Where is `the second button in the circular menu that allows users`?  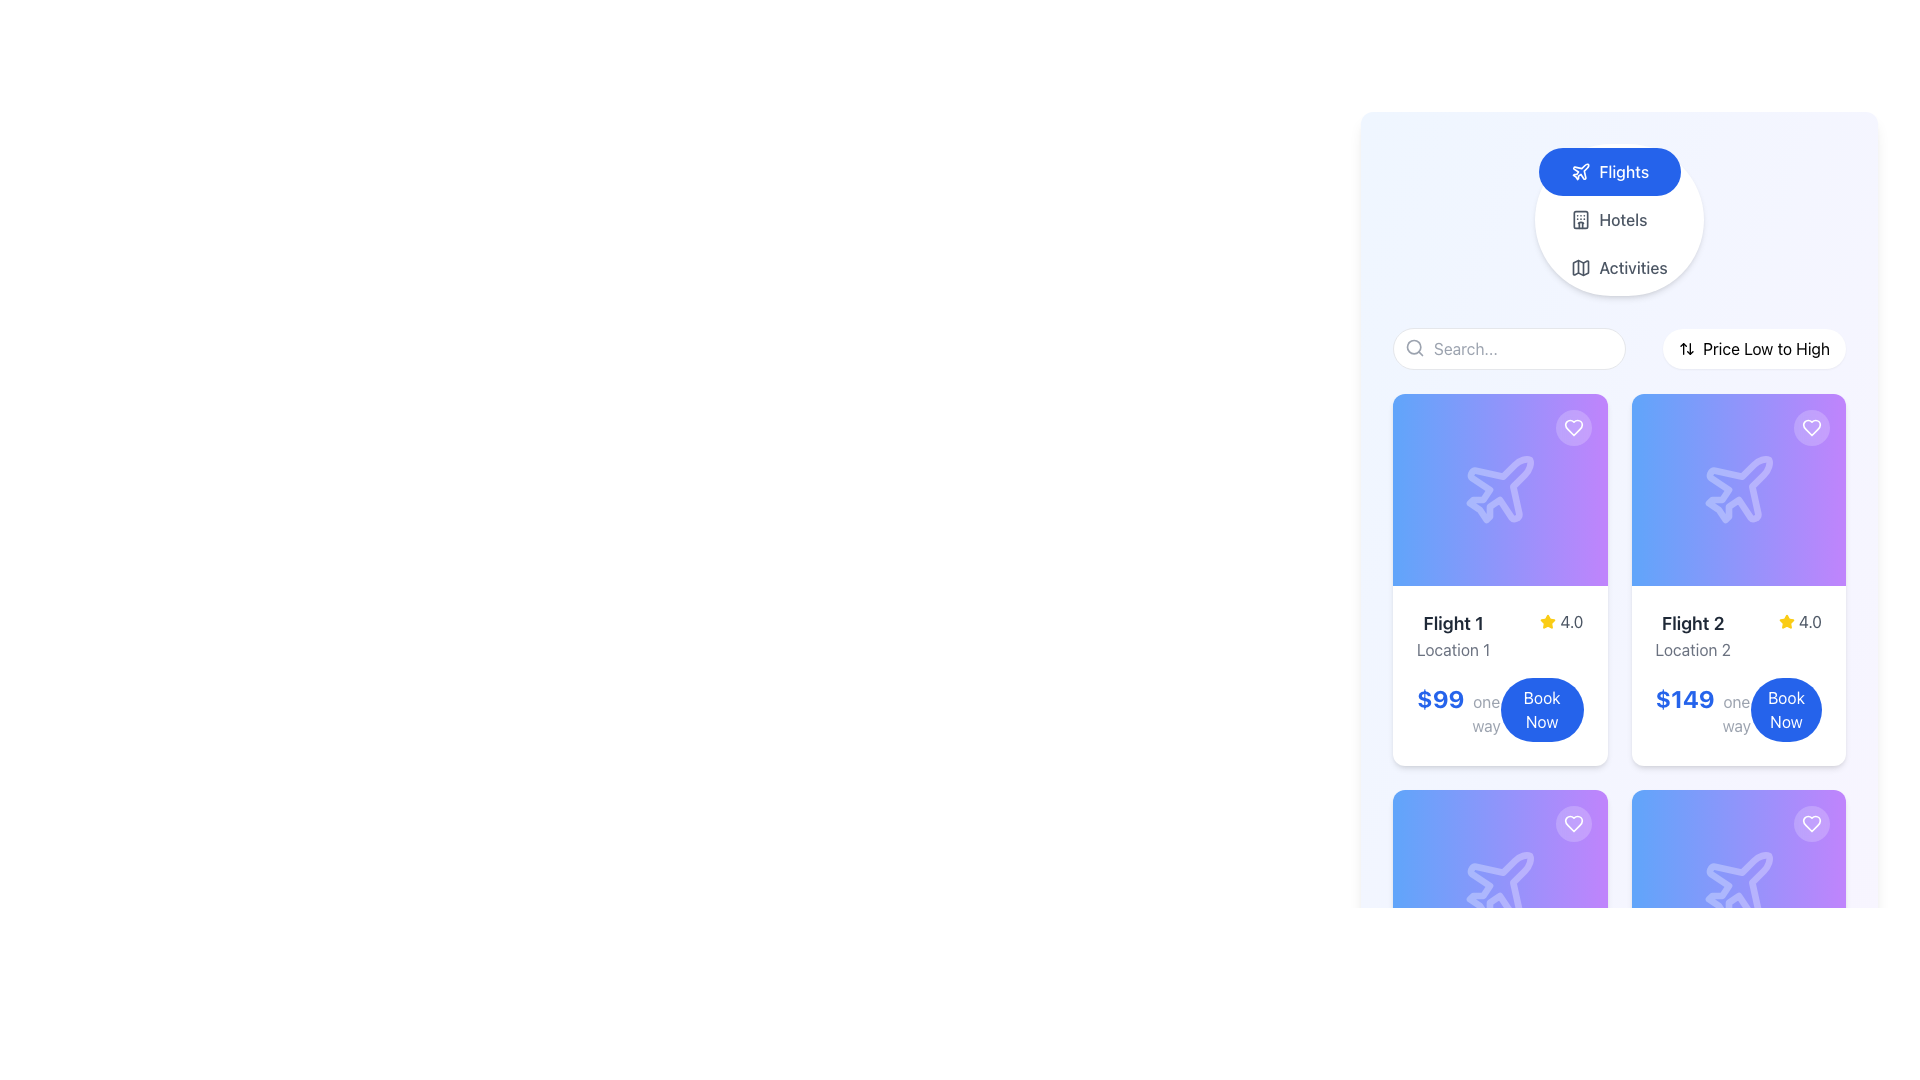
the second button in the circular menu that allows users is located at coordinates (1619, 219).